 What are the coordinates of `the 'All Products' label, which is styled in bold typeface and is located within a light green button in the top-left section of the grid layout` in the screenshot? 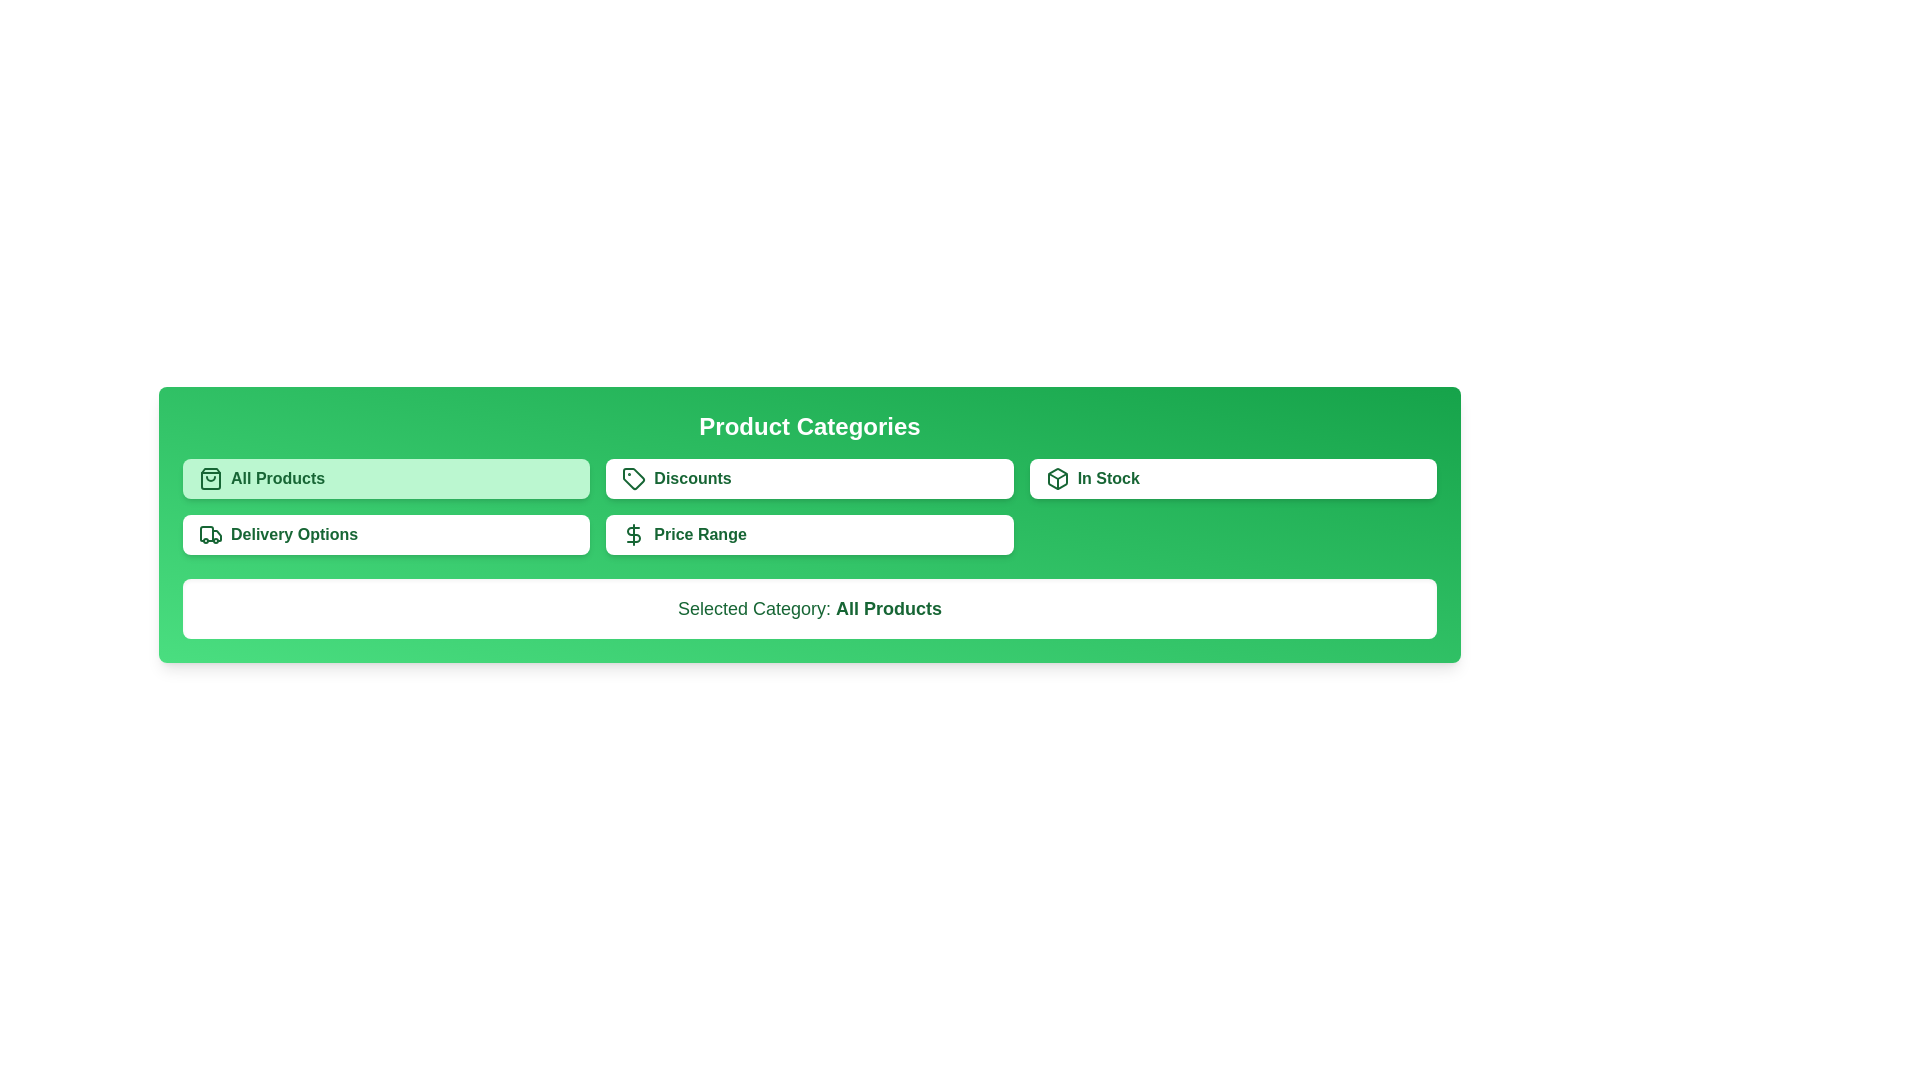 It's located at (277, 478).